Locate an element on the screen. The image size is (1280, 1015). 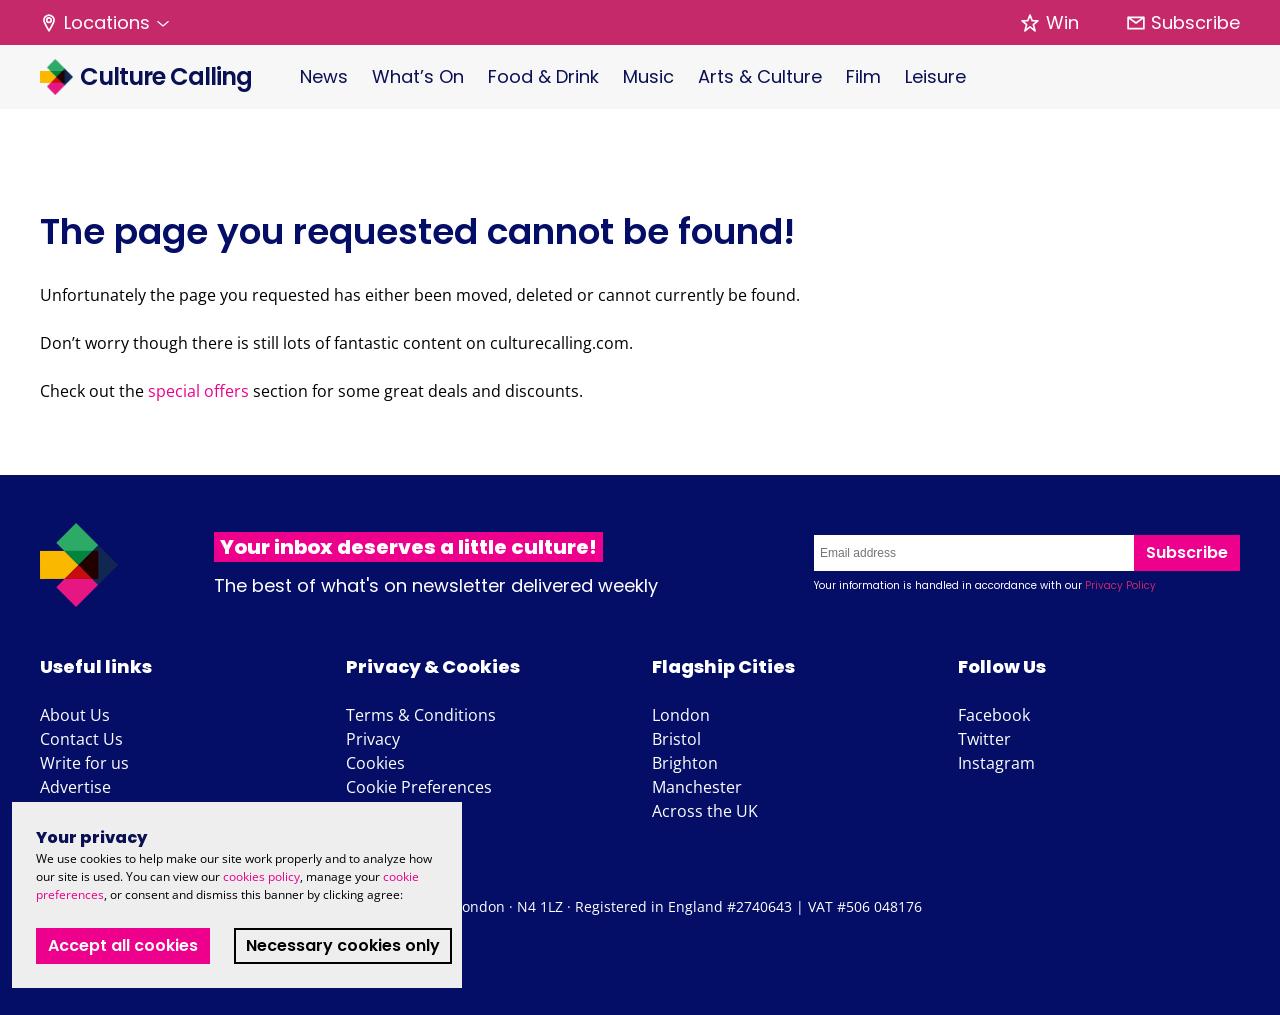
'Locations' is located at coordinates (106, 21).